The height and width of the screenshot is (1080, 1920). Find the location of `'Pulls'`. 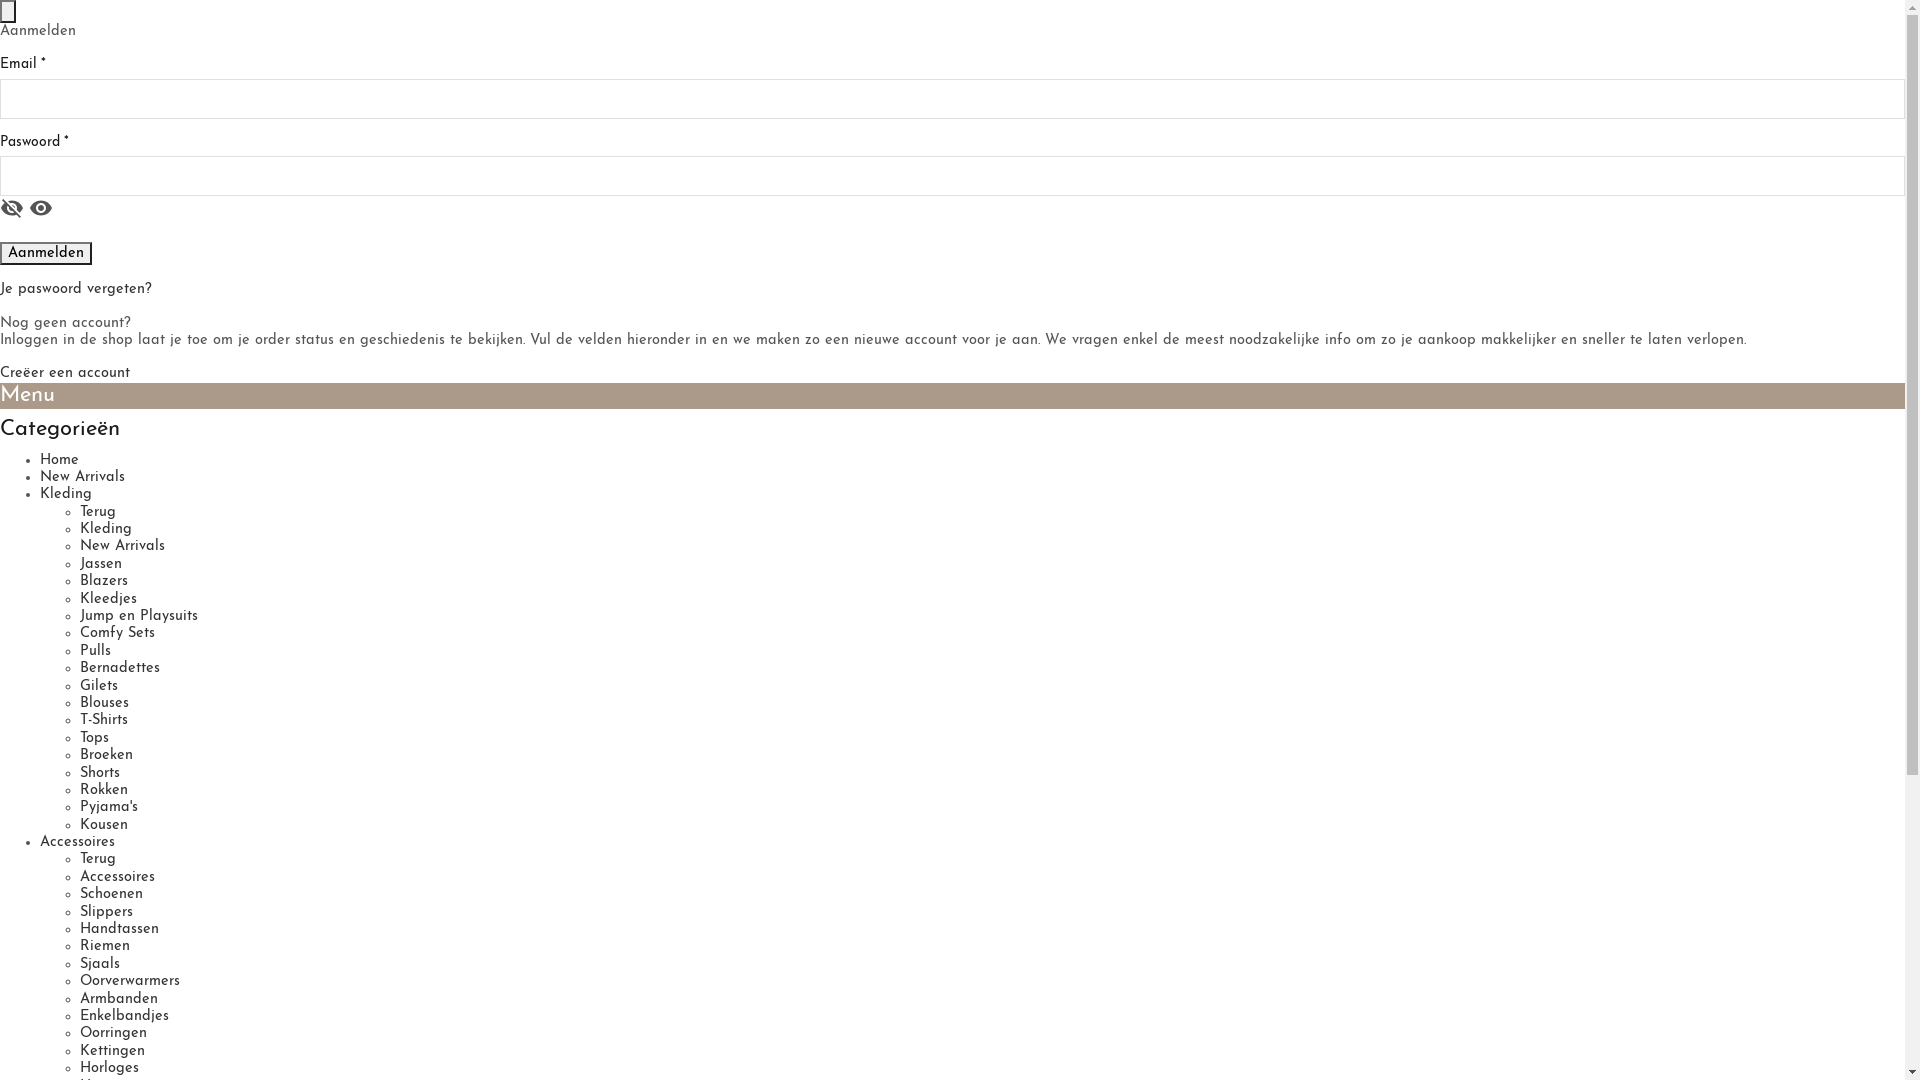

'Pulls' is located at coordinates (94, 651).